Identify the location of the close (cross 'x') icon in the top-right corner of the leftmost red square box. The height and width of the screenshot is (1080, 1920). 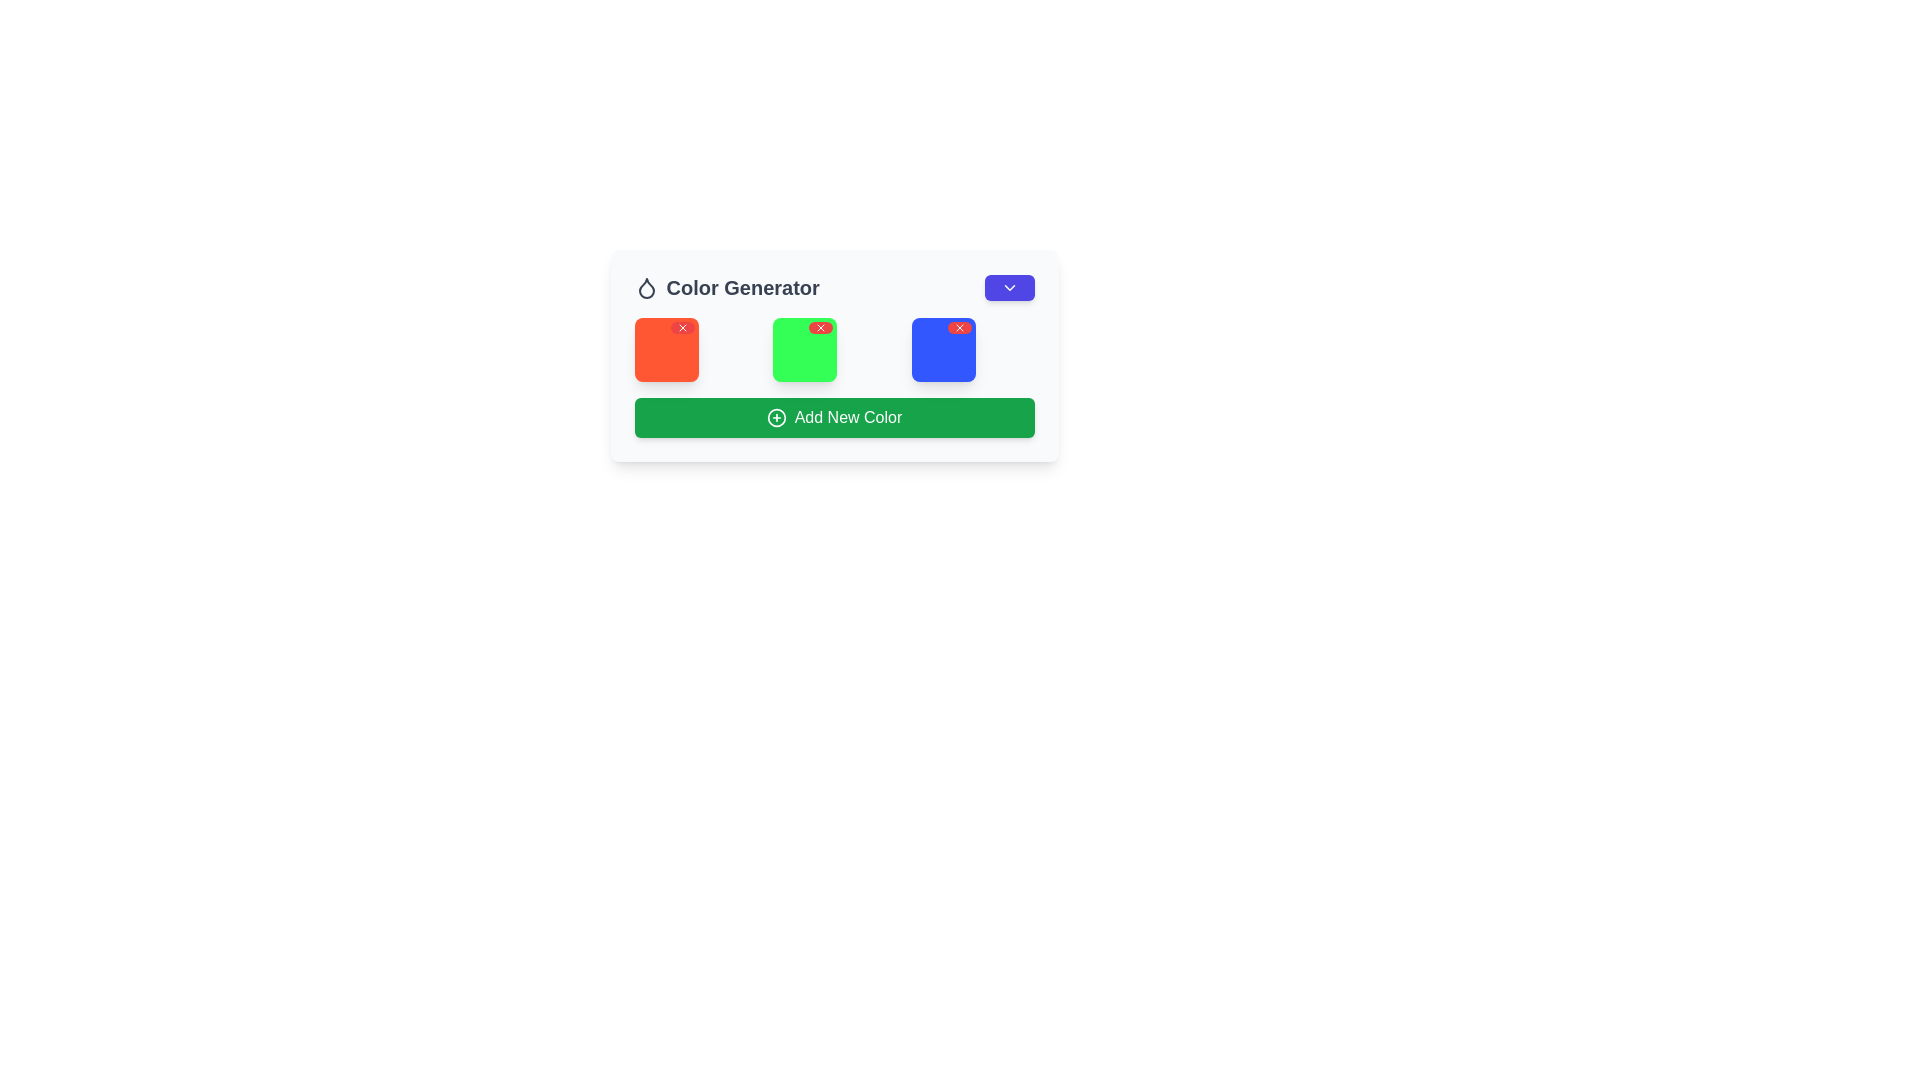
(682, 326).